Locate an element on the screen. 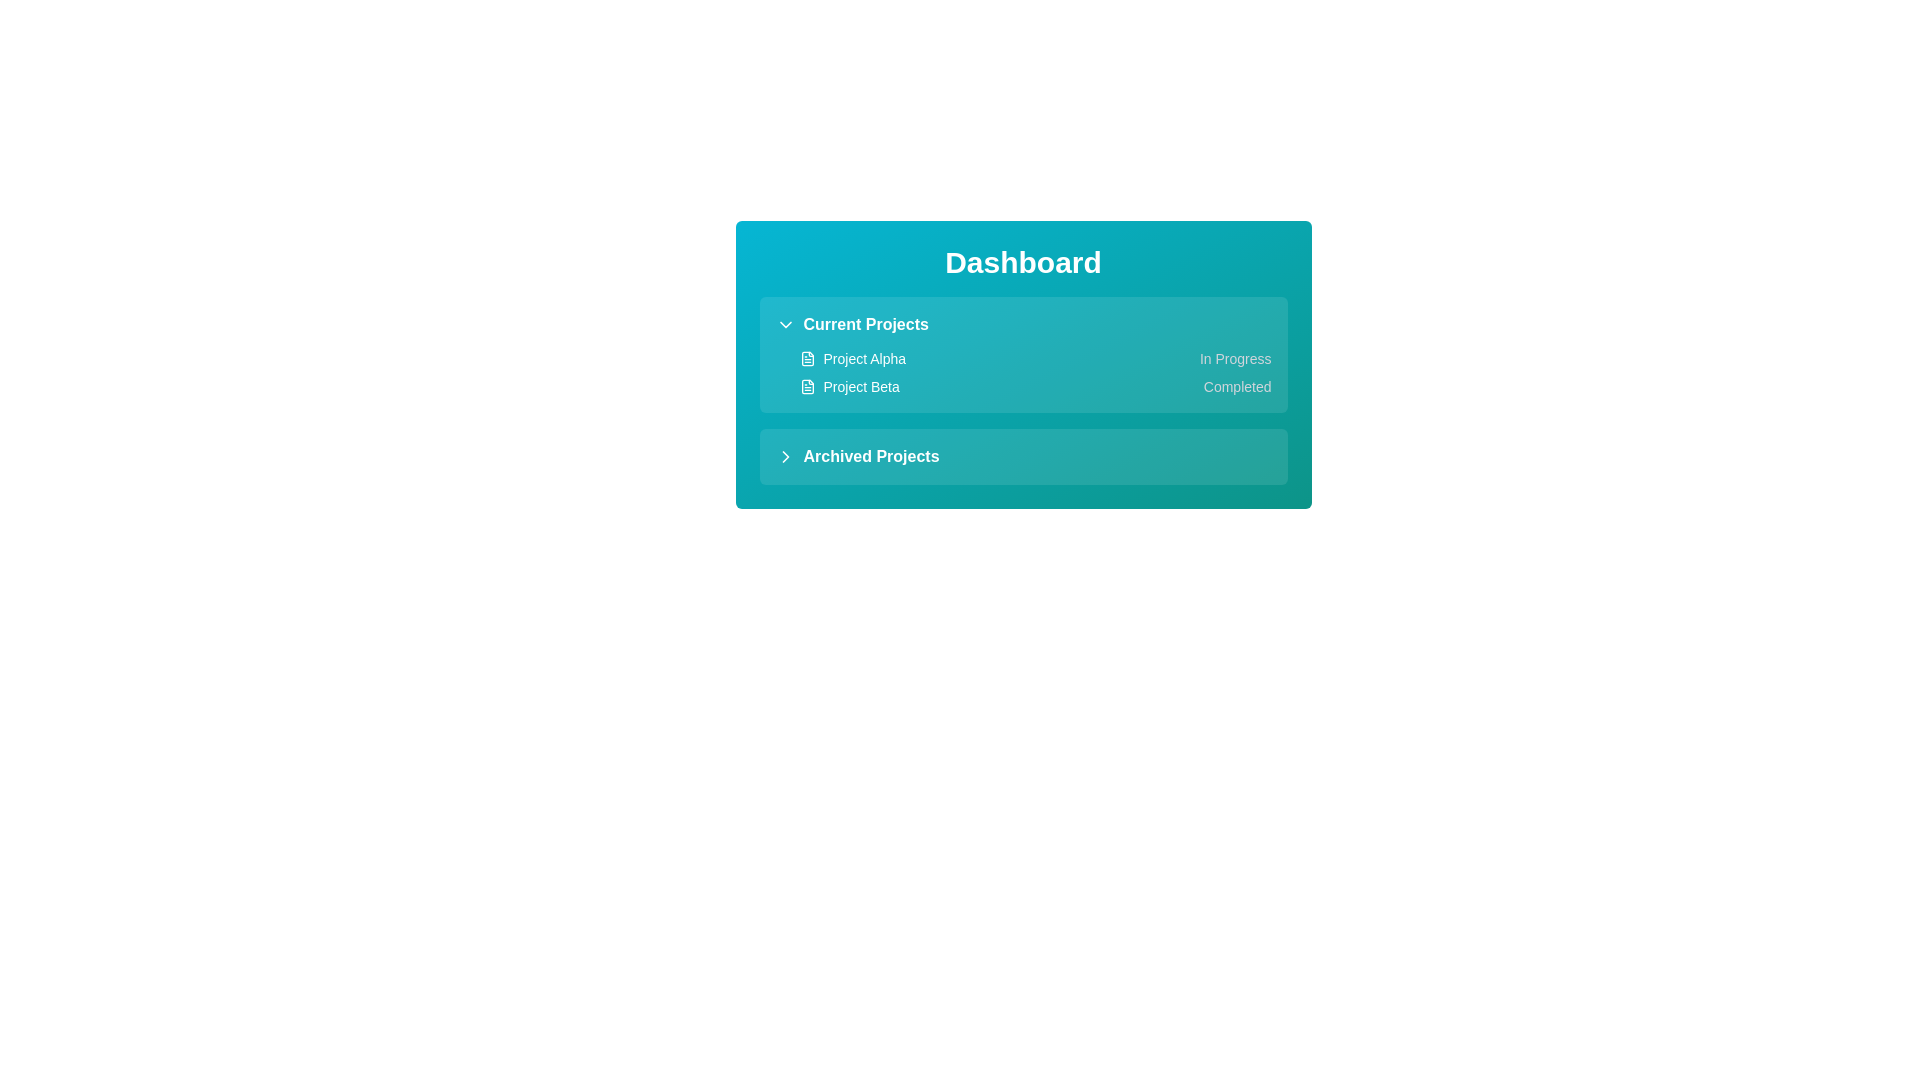 This screenshot has width=1920, height=1080. the document icon, which is a graphic representation with a folded corner, located next to the label 'Project Beta' in the project dashboard is located at coordinates (807, 386).